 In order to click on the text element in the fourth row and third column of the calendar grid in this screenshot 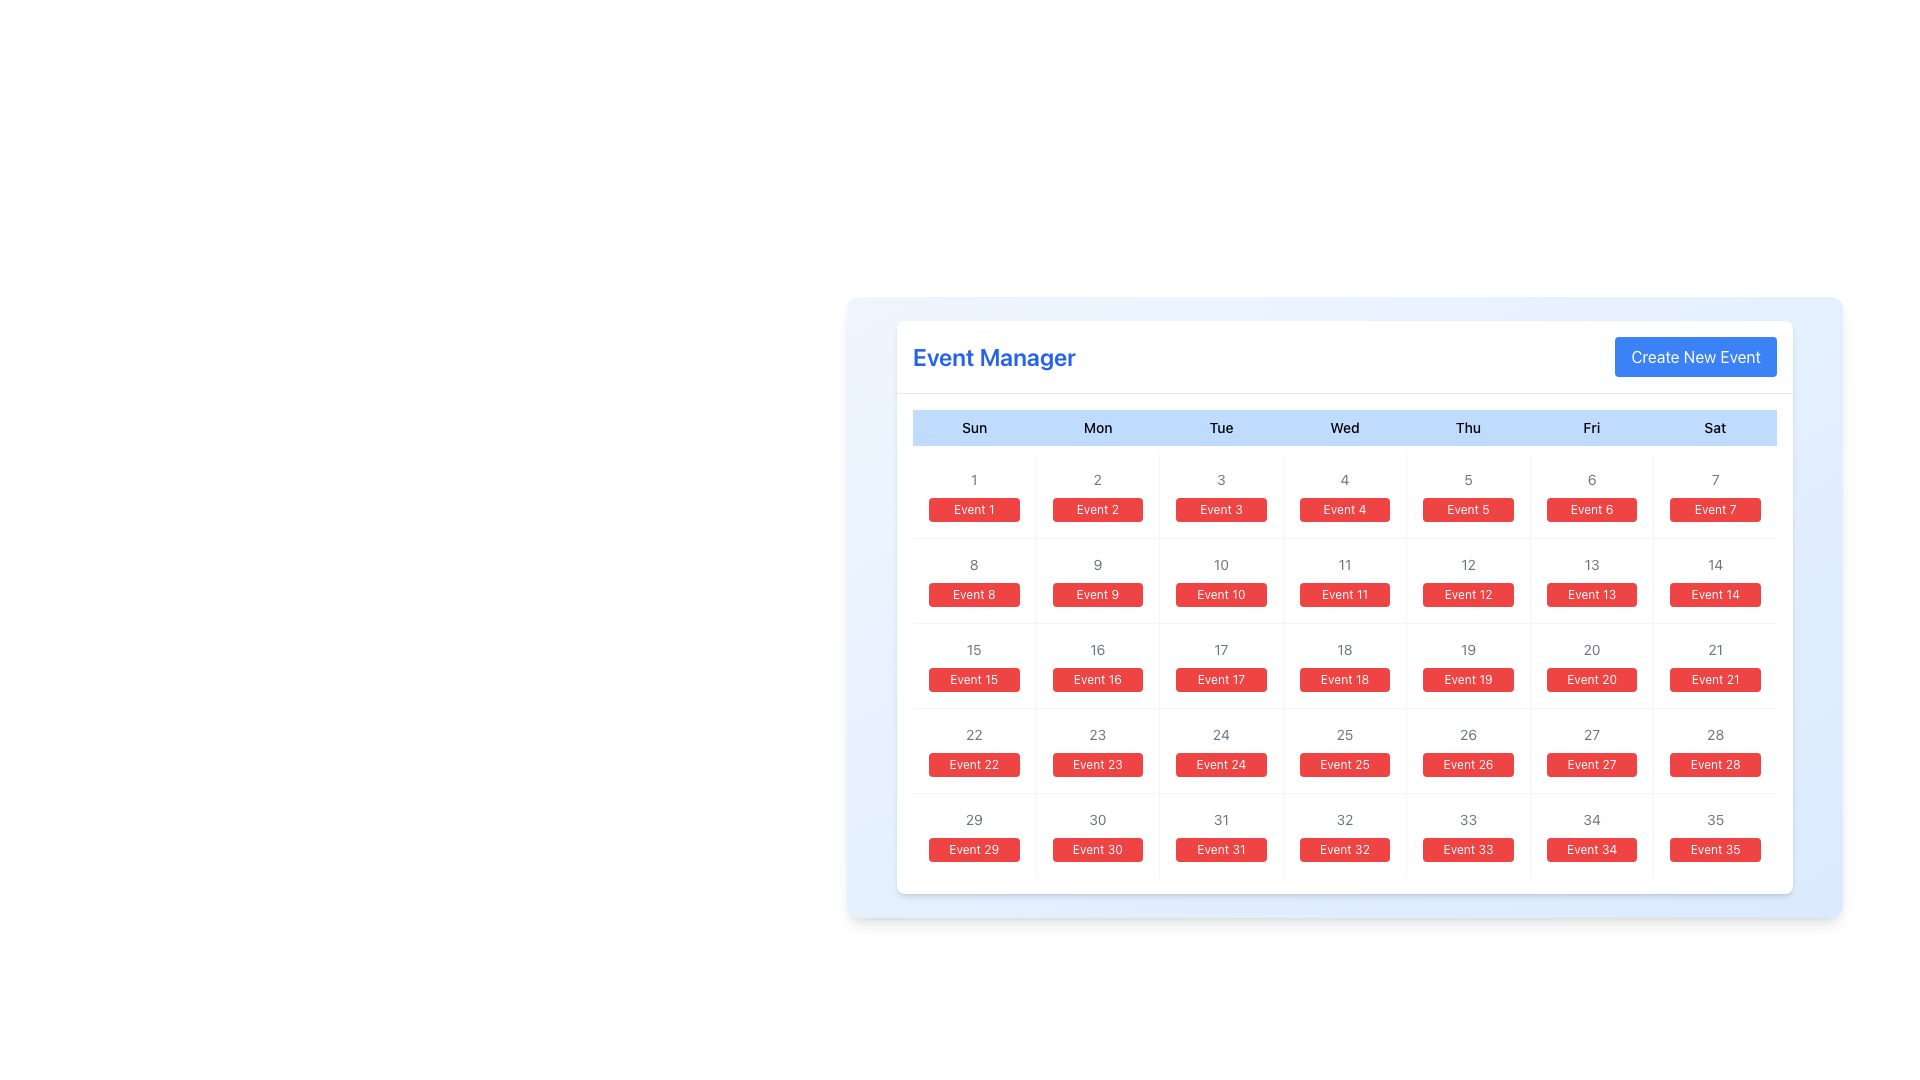, I will do `click(974, 735)`.